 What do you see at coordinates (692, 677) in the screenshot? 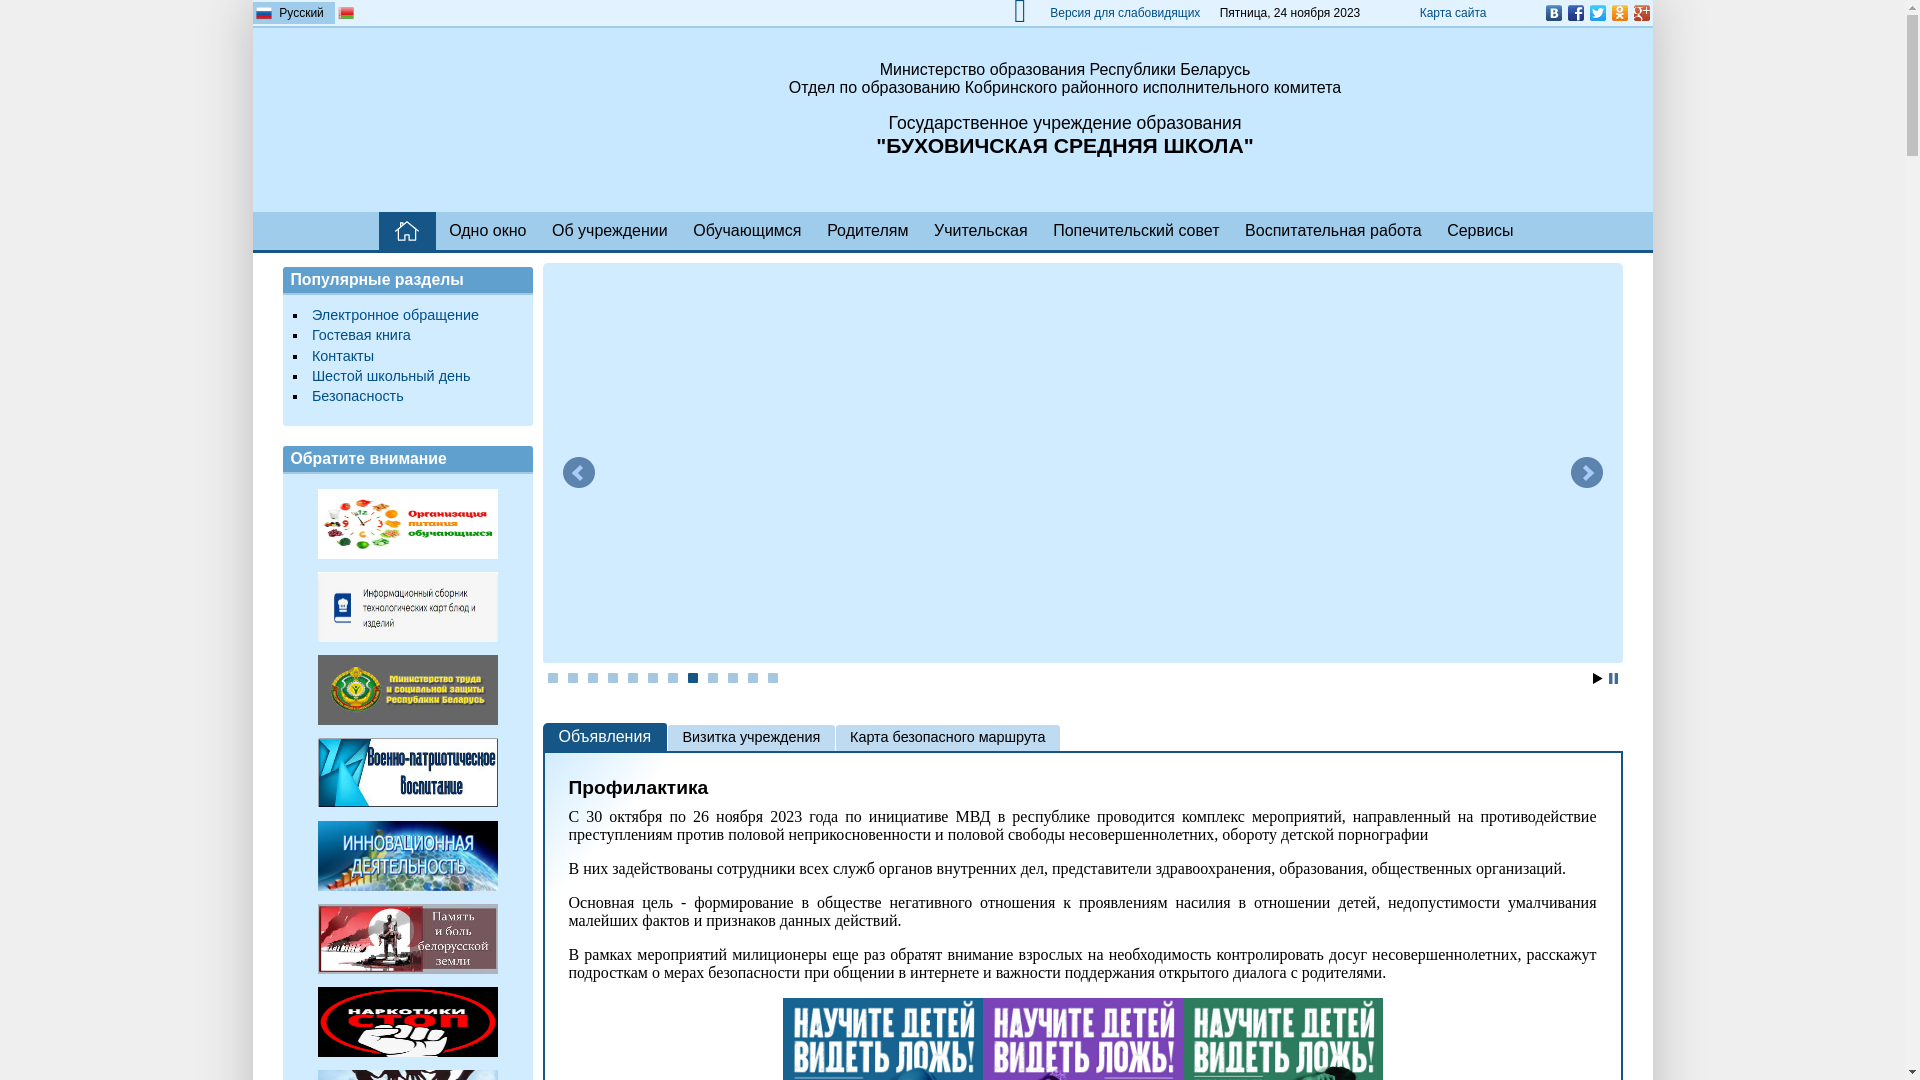
I see `'8'` at bounding box center [692, 677].